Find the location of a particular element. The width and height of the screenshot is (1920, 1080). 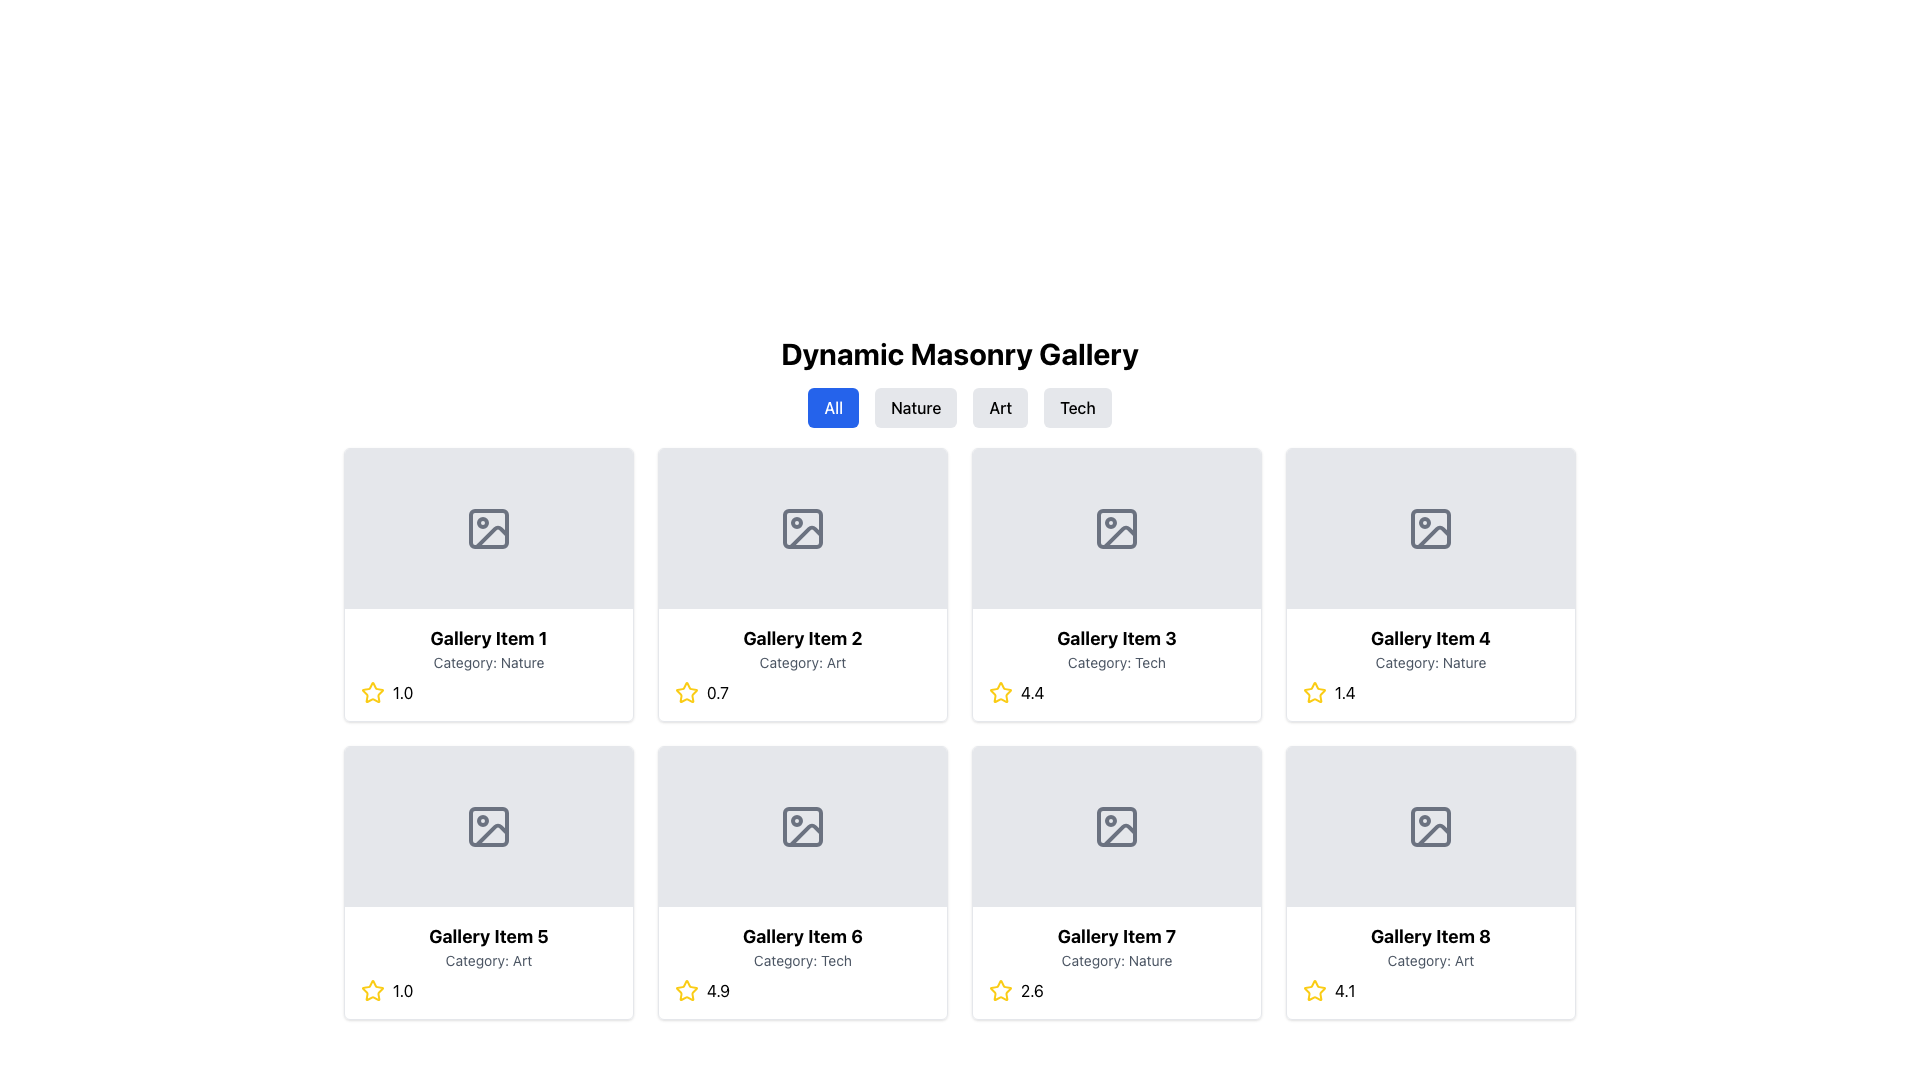

the star icon indicating the gallery item's rating, which is located in the third card of the first row, next to the text '4.4' is located at coordinates (1001, 692).